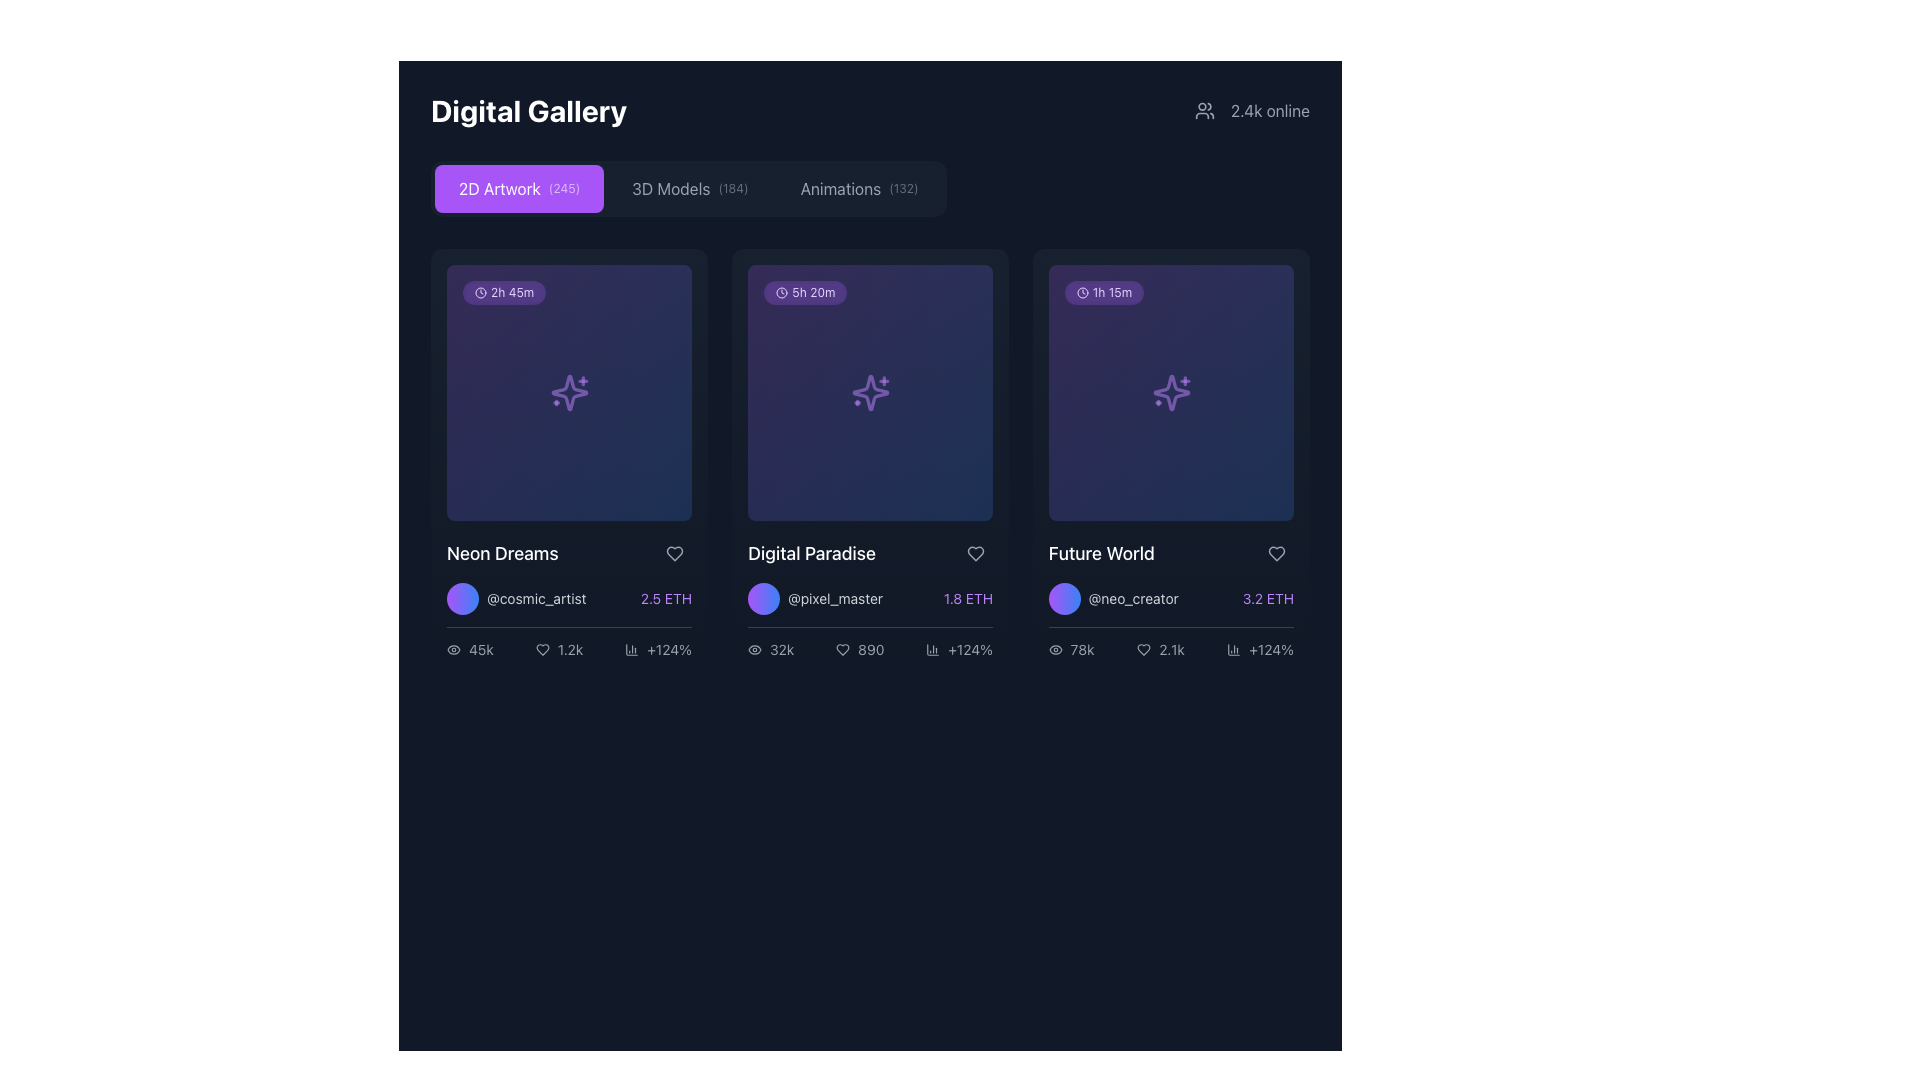  Describe the element at coordinates (671, 189) in the screenshot. I see `the static text label displaying '3D Models', which is styled with gray text on a dark background and is part of the top navigation bar` at that location.